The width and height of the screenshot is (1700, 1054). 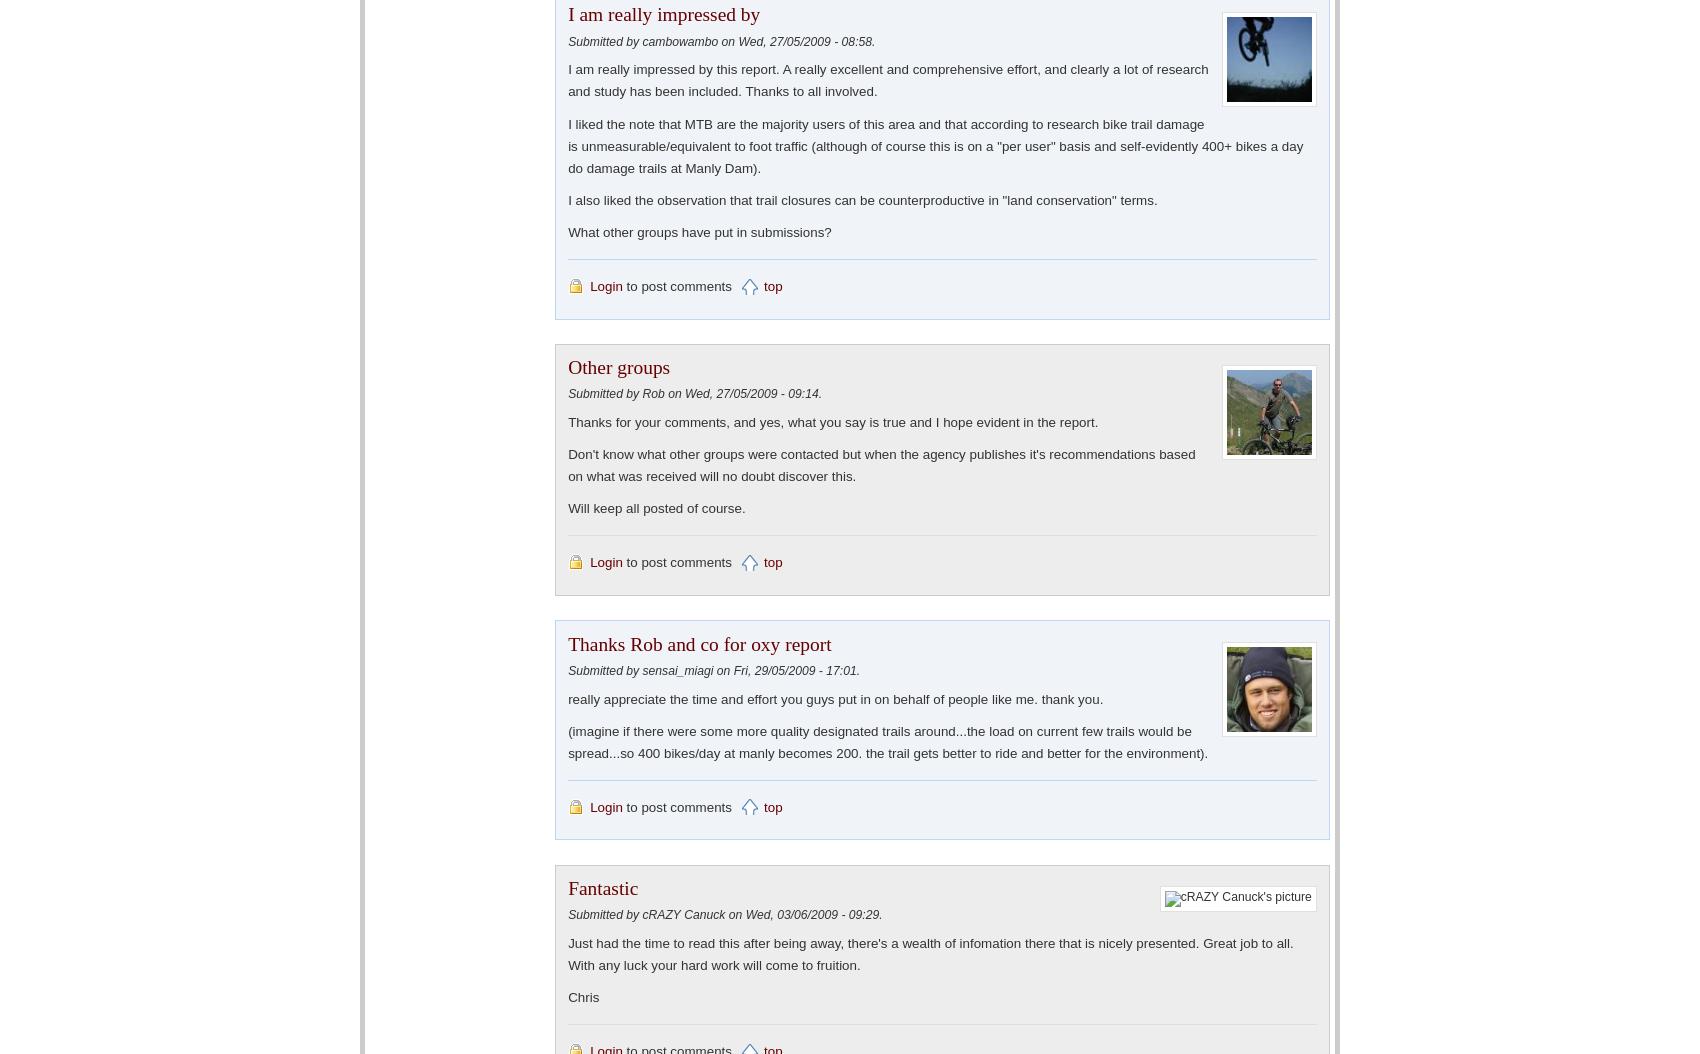 I want to click on 'Fantastic', so click(x=601, y=887).